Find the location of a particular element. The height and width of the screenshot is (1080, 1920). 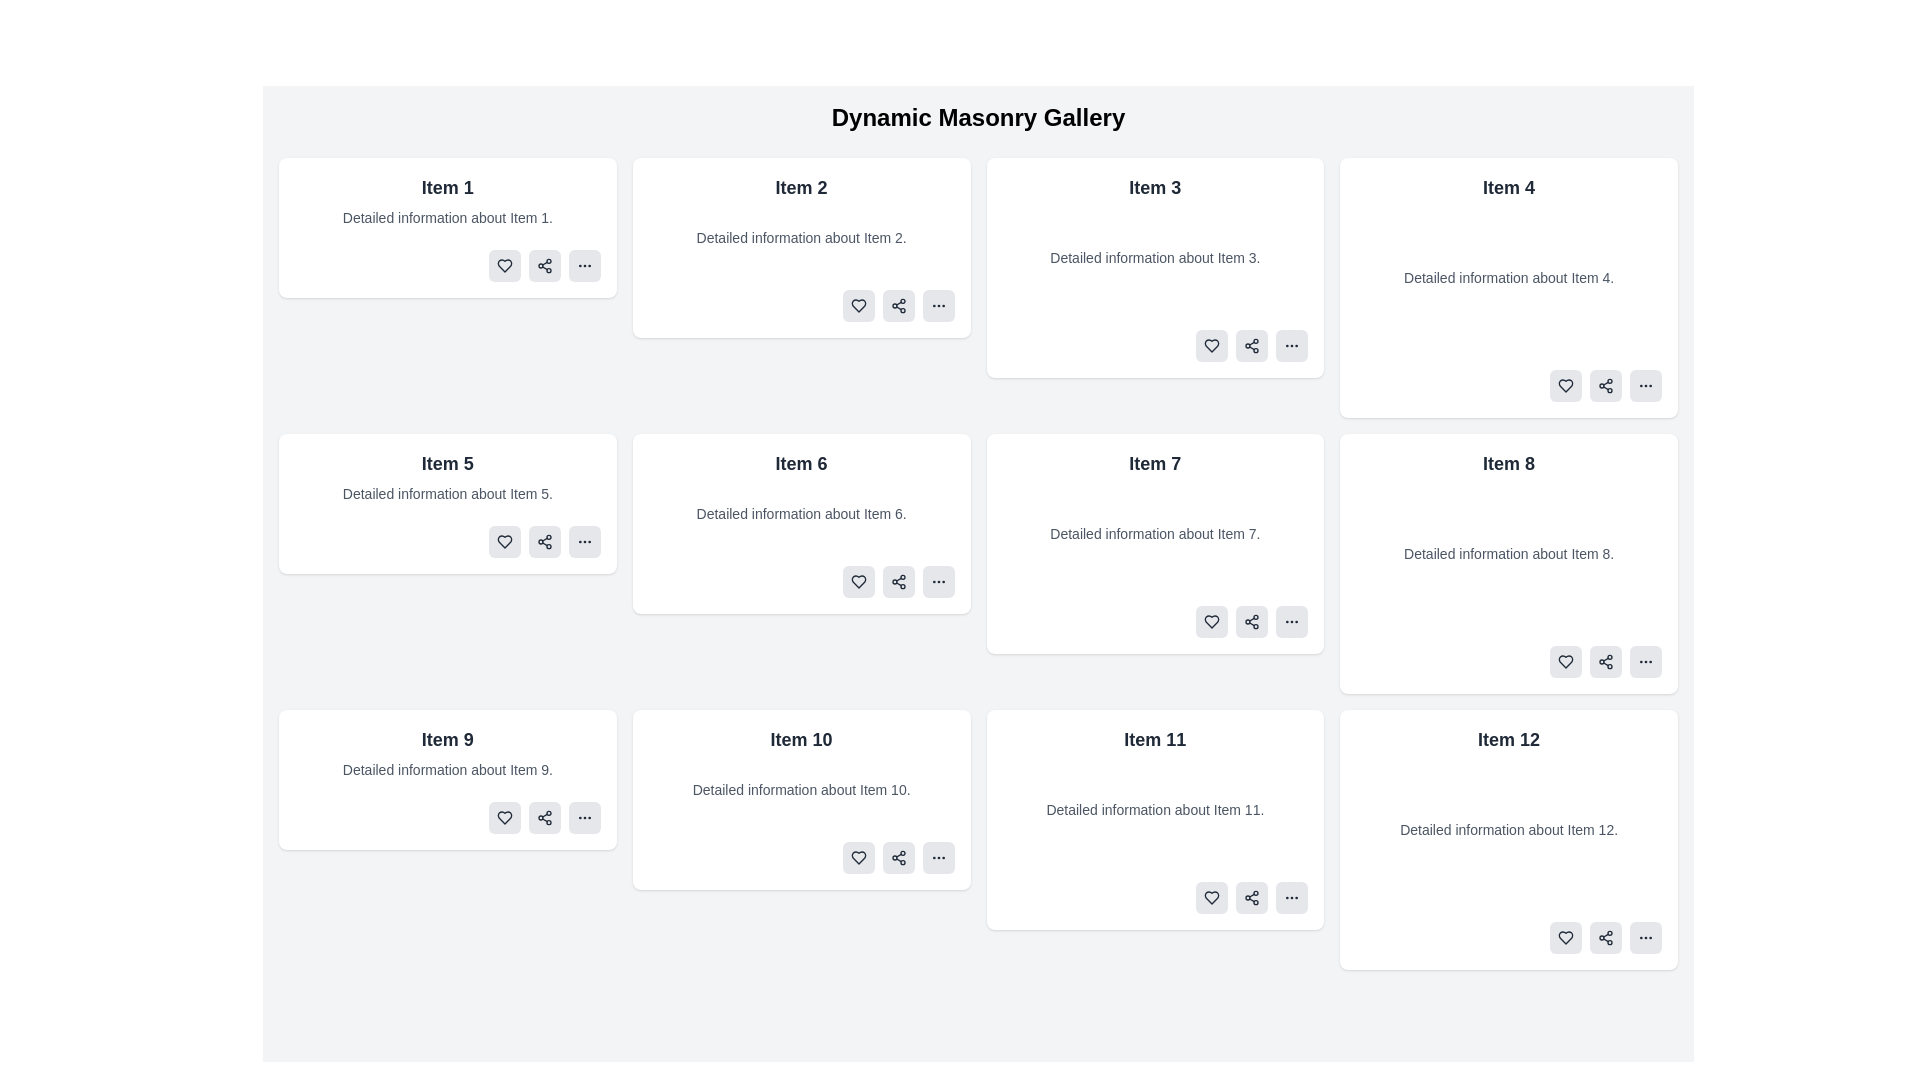

the button located in the bottom-right corner of the card labeled 'Item 11' is located at coordinates (1292, 897).